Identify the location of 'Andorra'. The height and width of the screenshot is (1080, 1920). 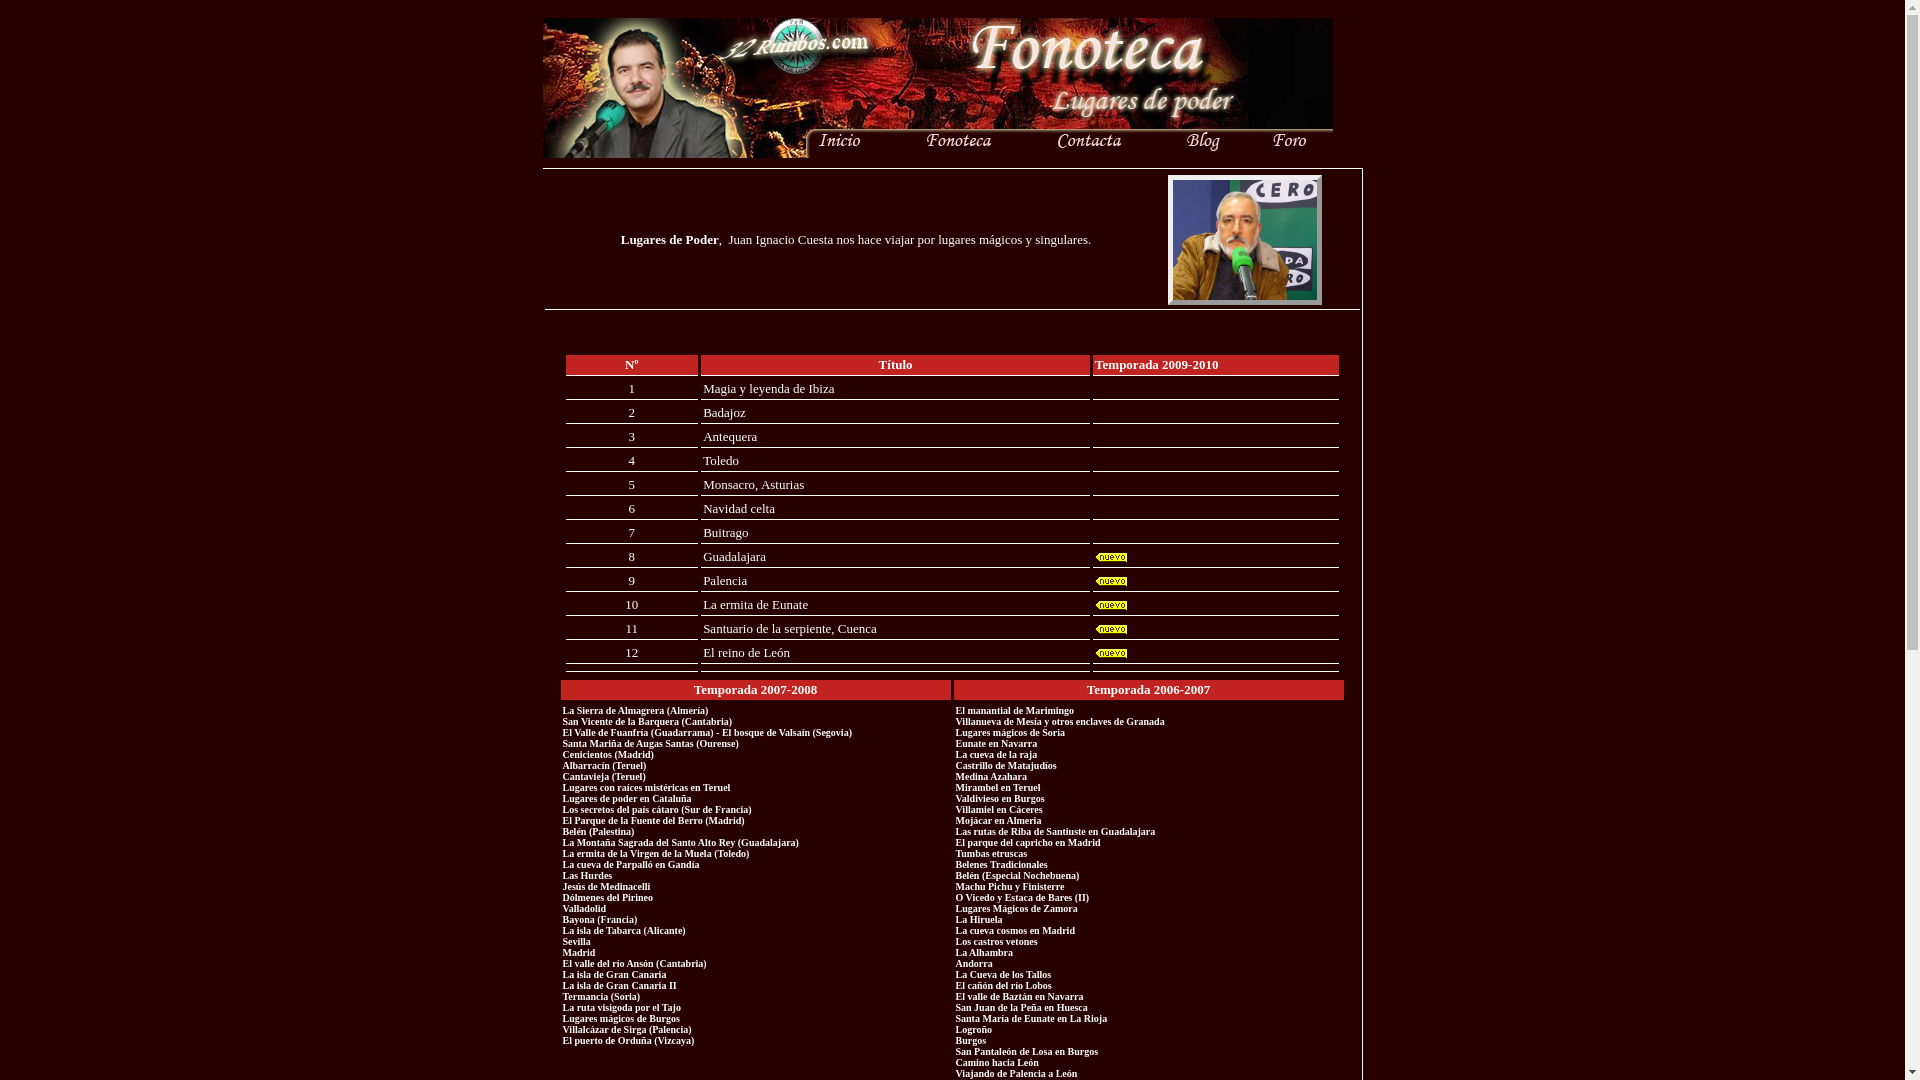
(974, 962).